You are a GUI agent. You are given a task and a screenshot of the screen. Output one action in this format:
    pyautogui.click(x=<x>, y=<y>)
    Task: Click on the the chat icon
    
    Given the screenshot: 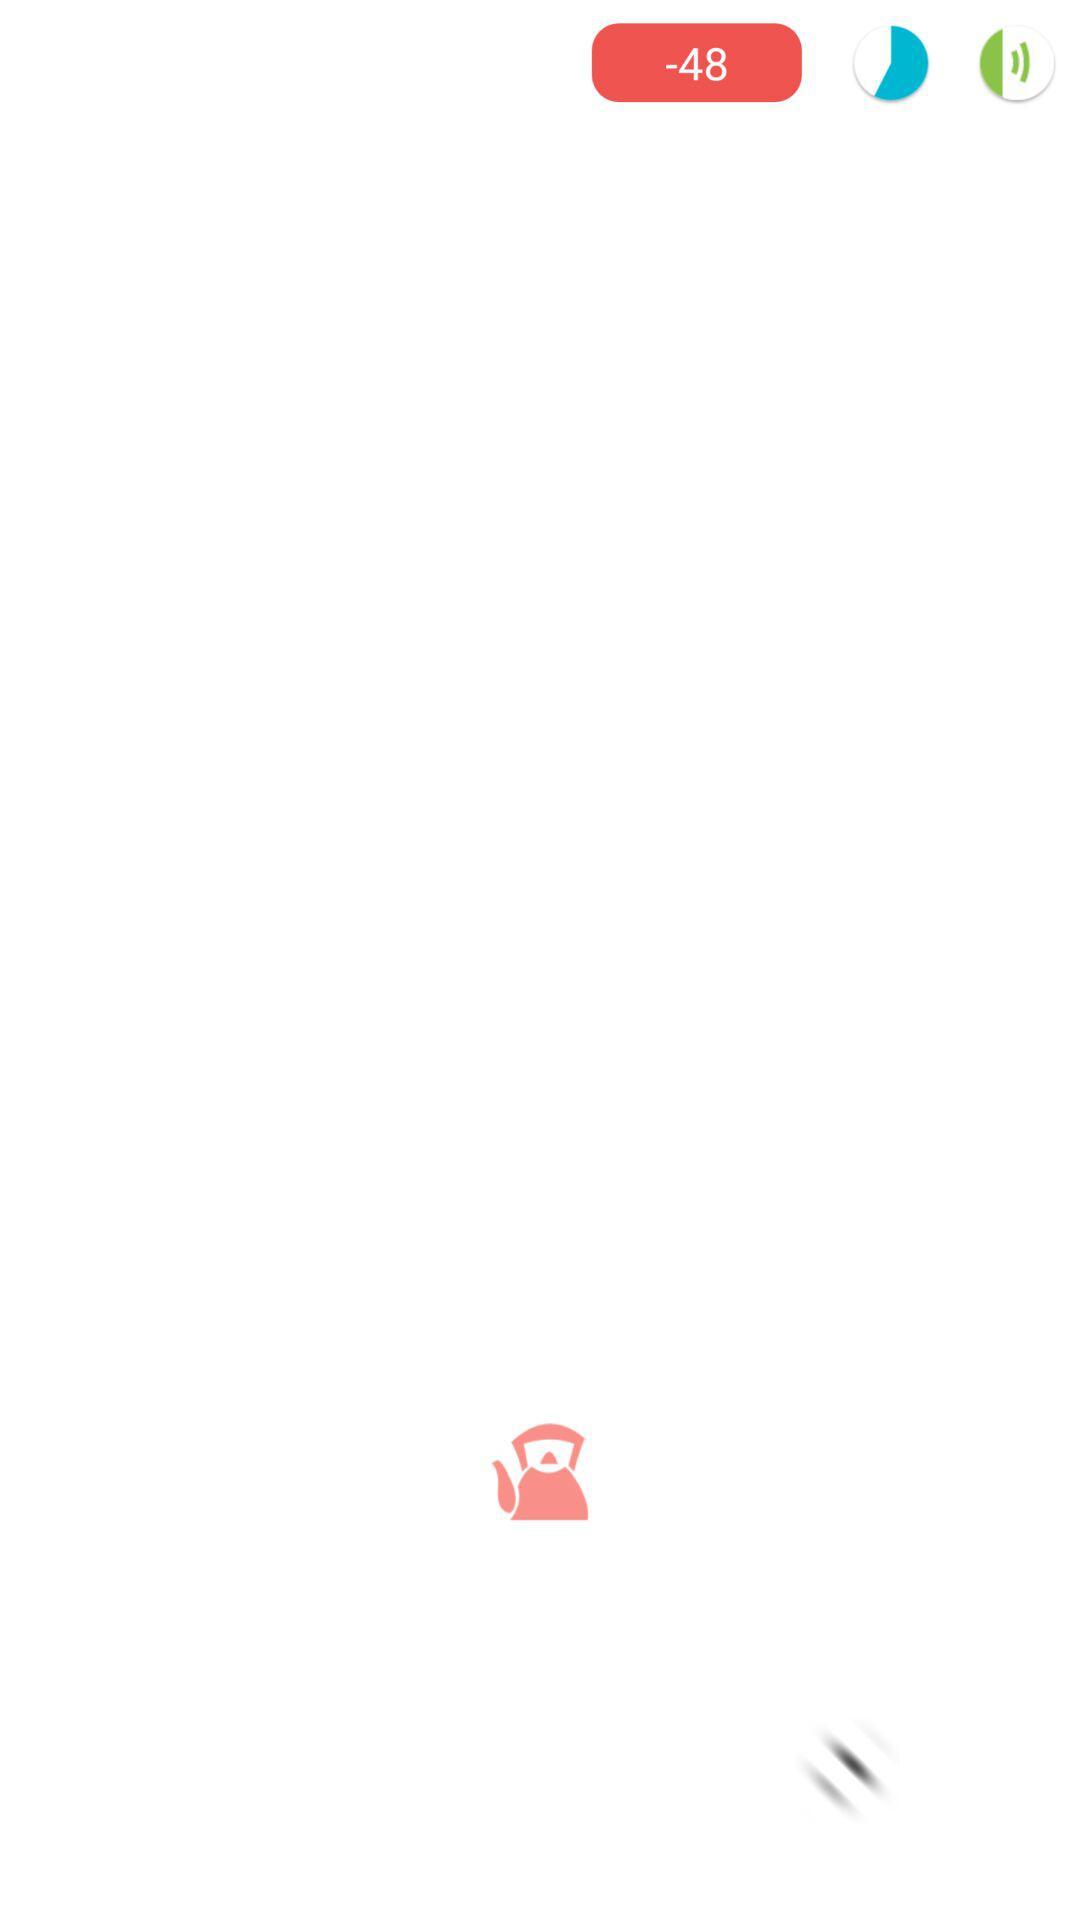 What is the action you would take?
    pyautogui.click(x=540, y=1472)
    